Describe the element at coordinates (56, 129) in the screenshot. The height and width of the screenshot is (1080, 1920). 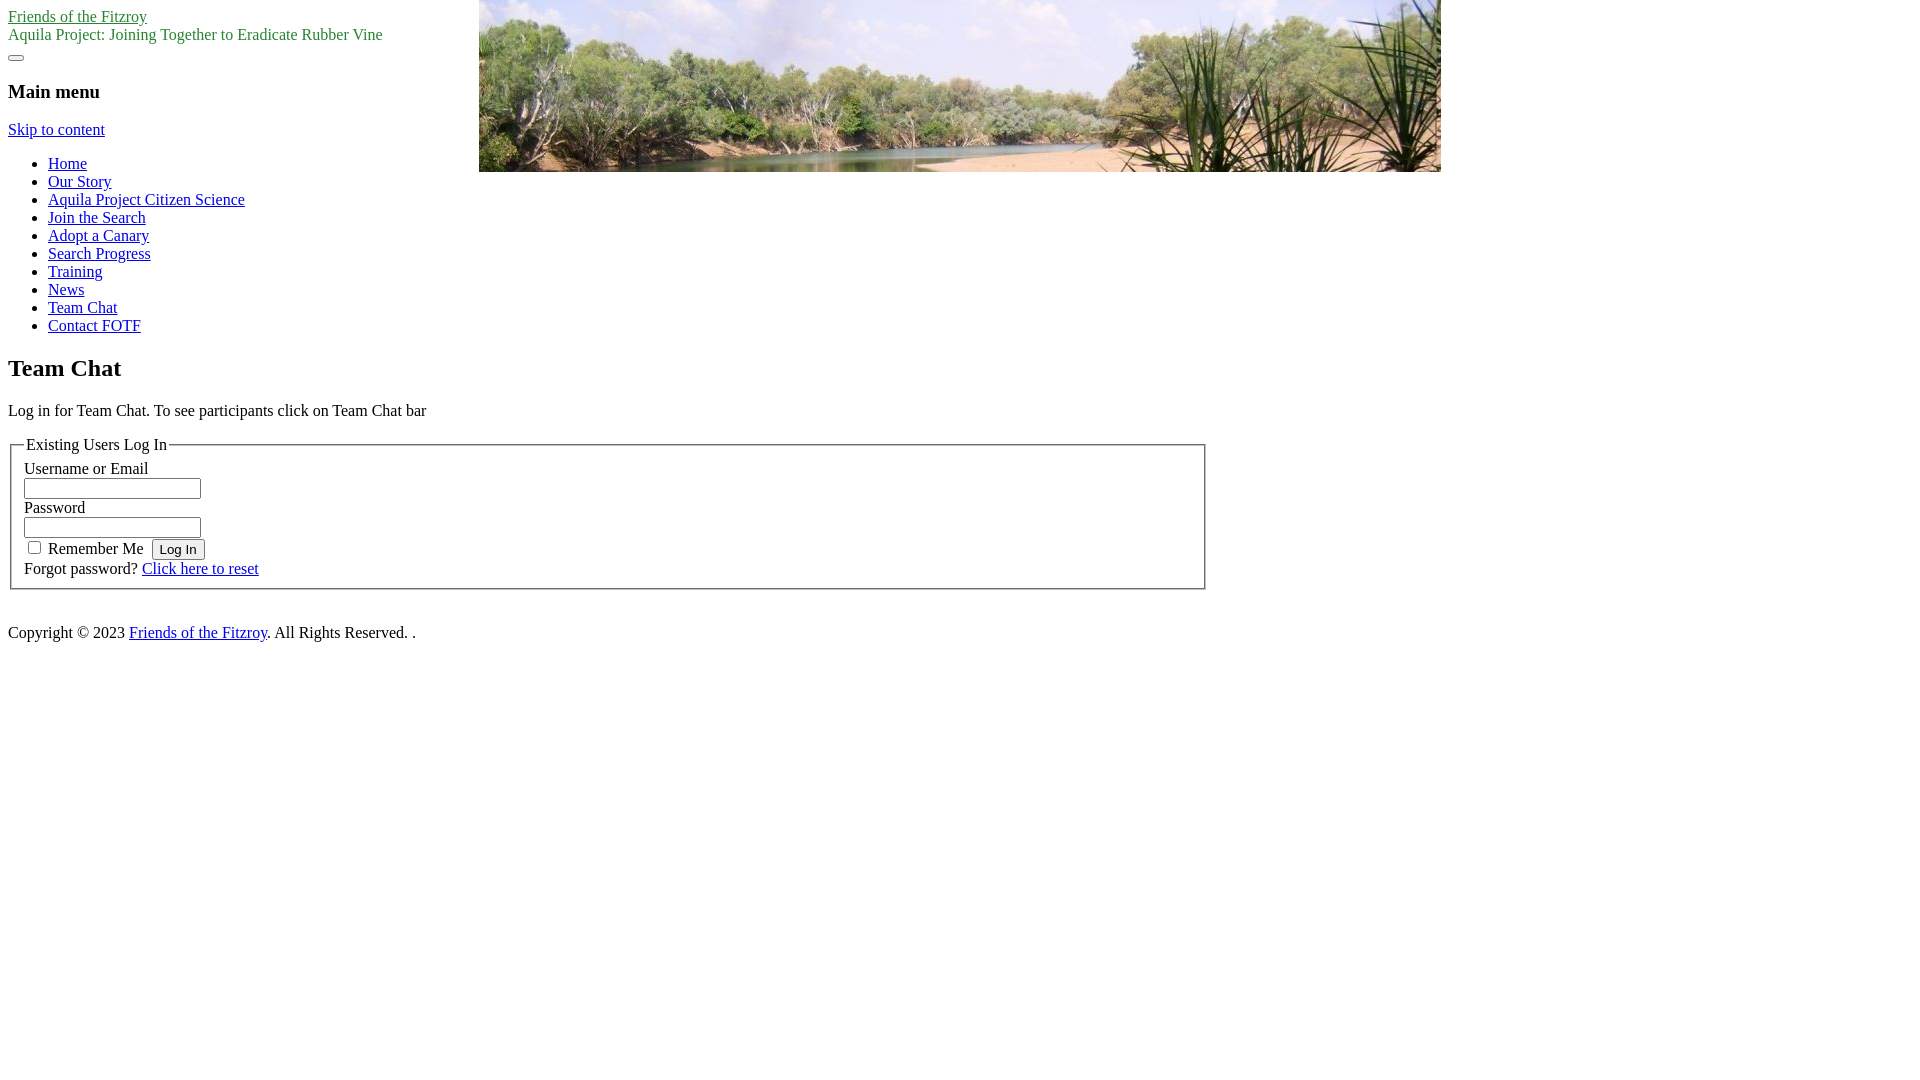
I see `'Skip to content'` at that location.